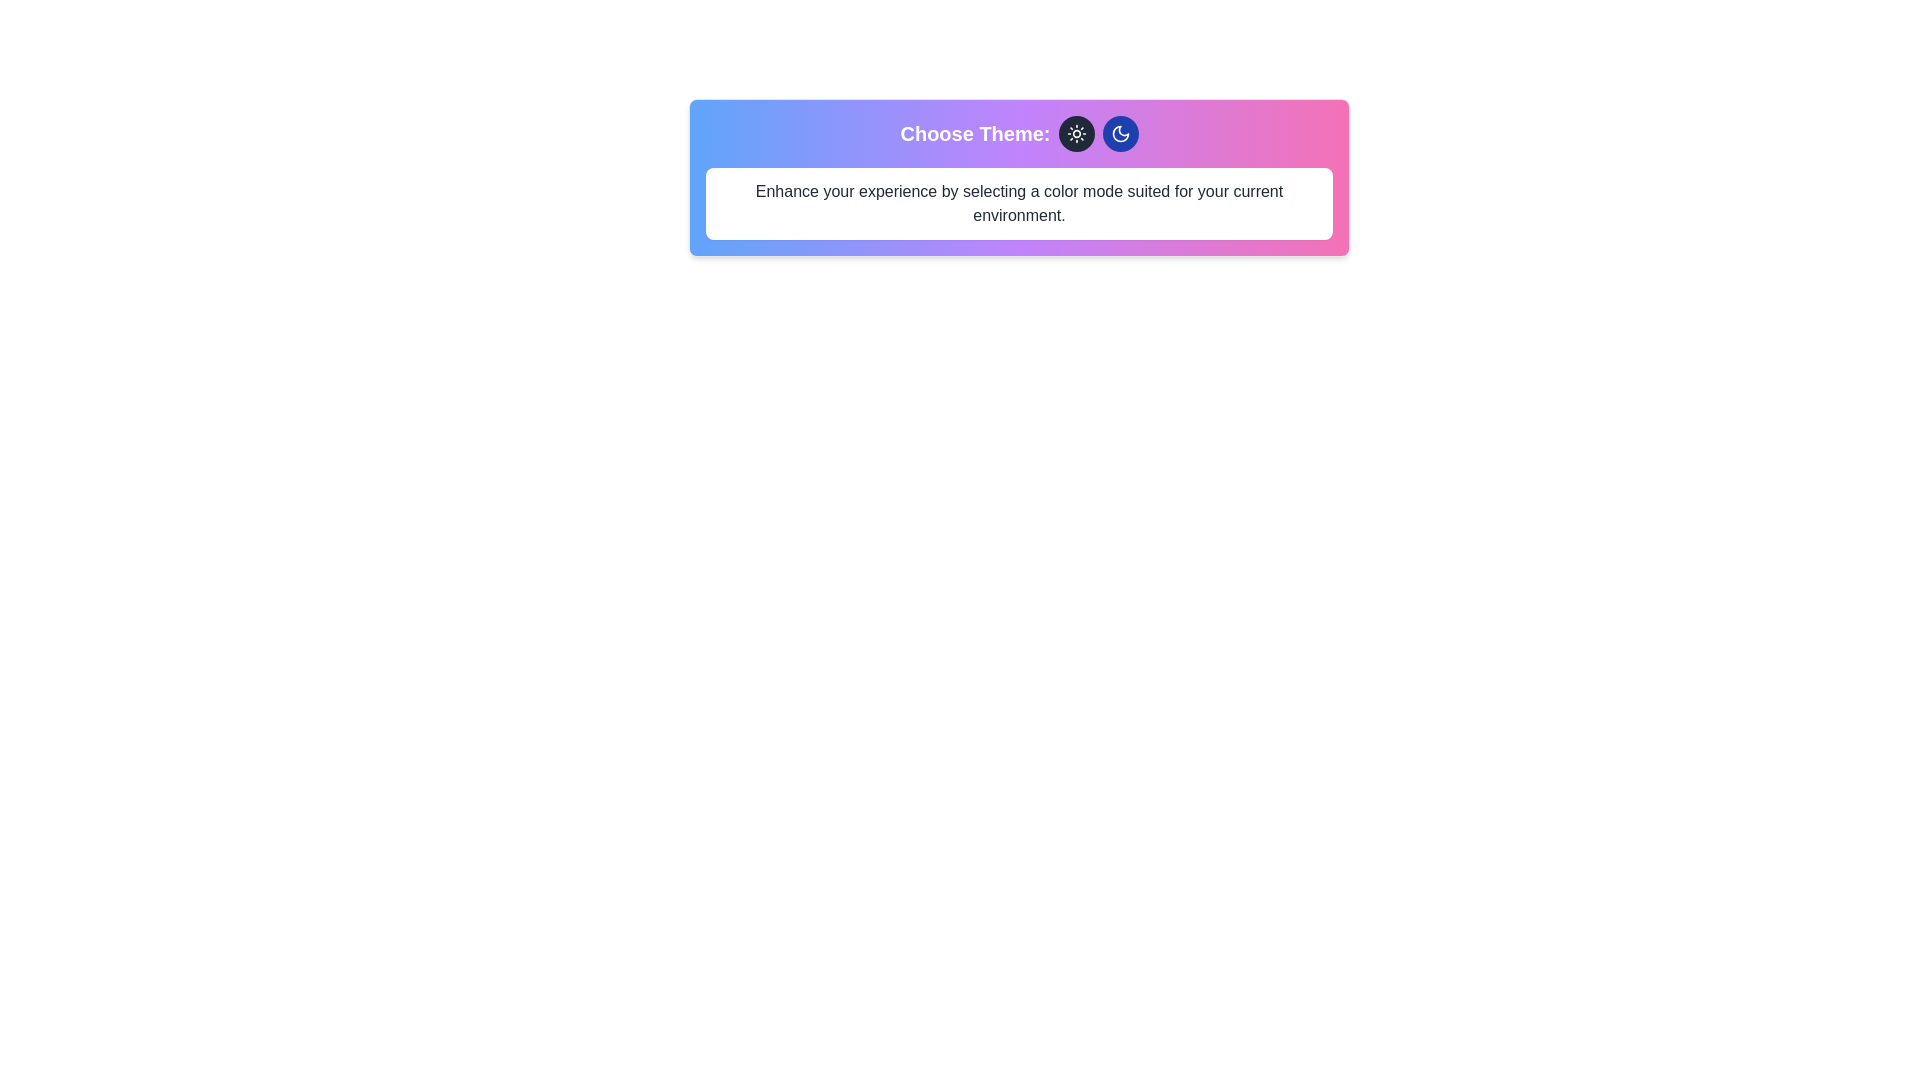 Image resolution: width=1920 pixels, height=1080 pixels. What do you see at coordinates (1075, 134) in the screenshot?
I see `the light theme icon located inside a circular button to the left of the moon icon, positioned at the top center of the interface, just above the text label 'Choose Theme:', for keyboard navigation` at bounding box center [1075, 134].